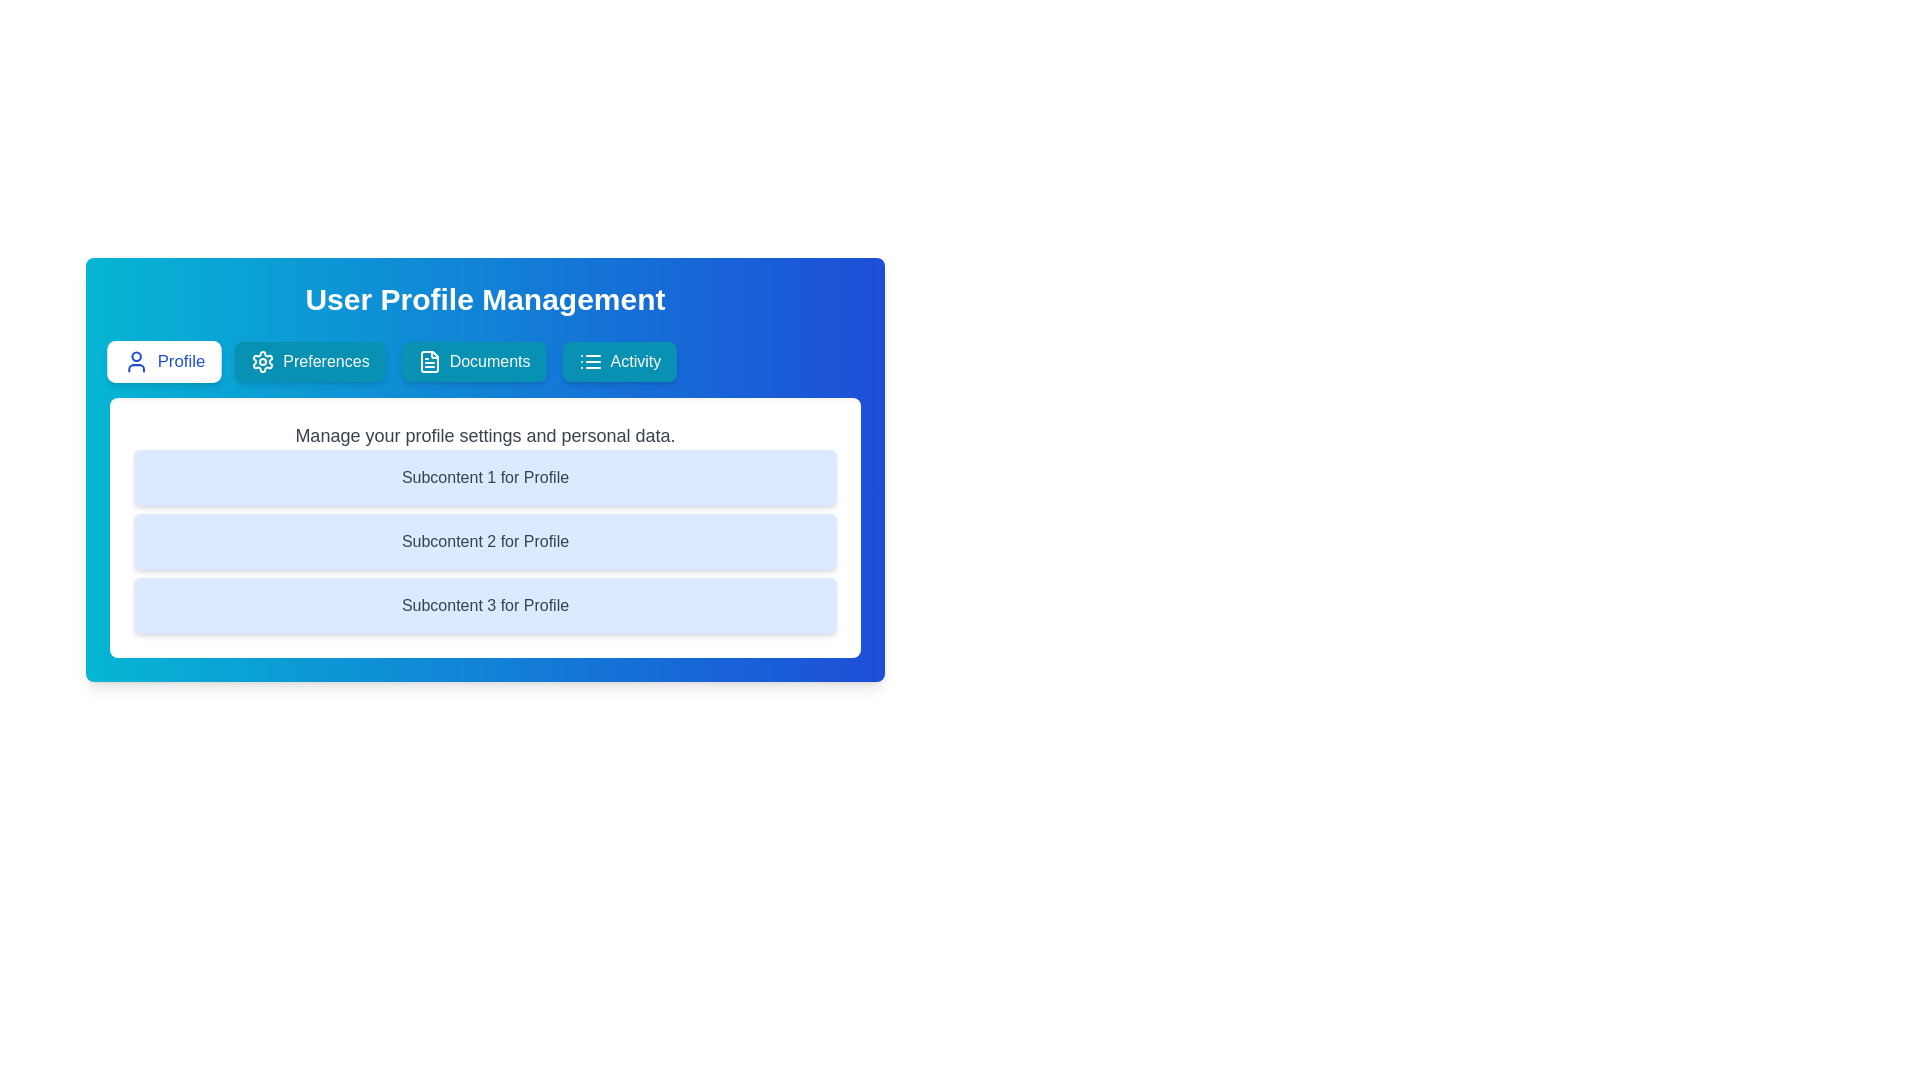 This screenshot has height=1080, width=1920. I want to click on the user profile icon, so click(135, 362).